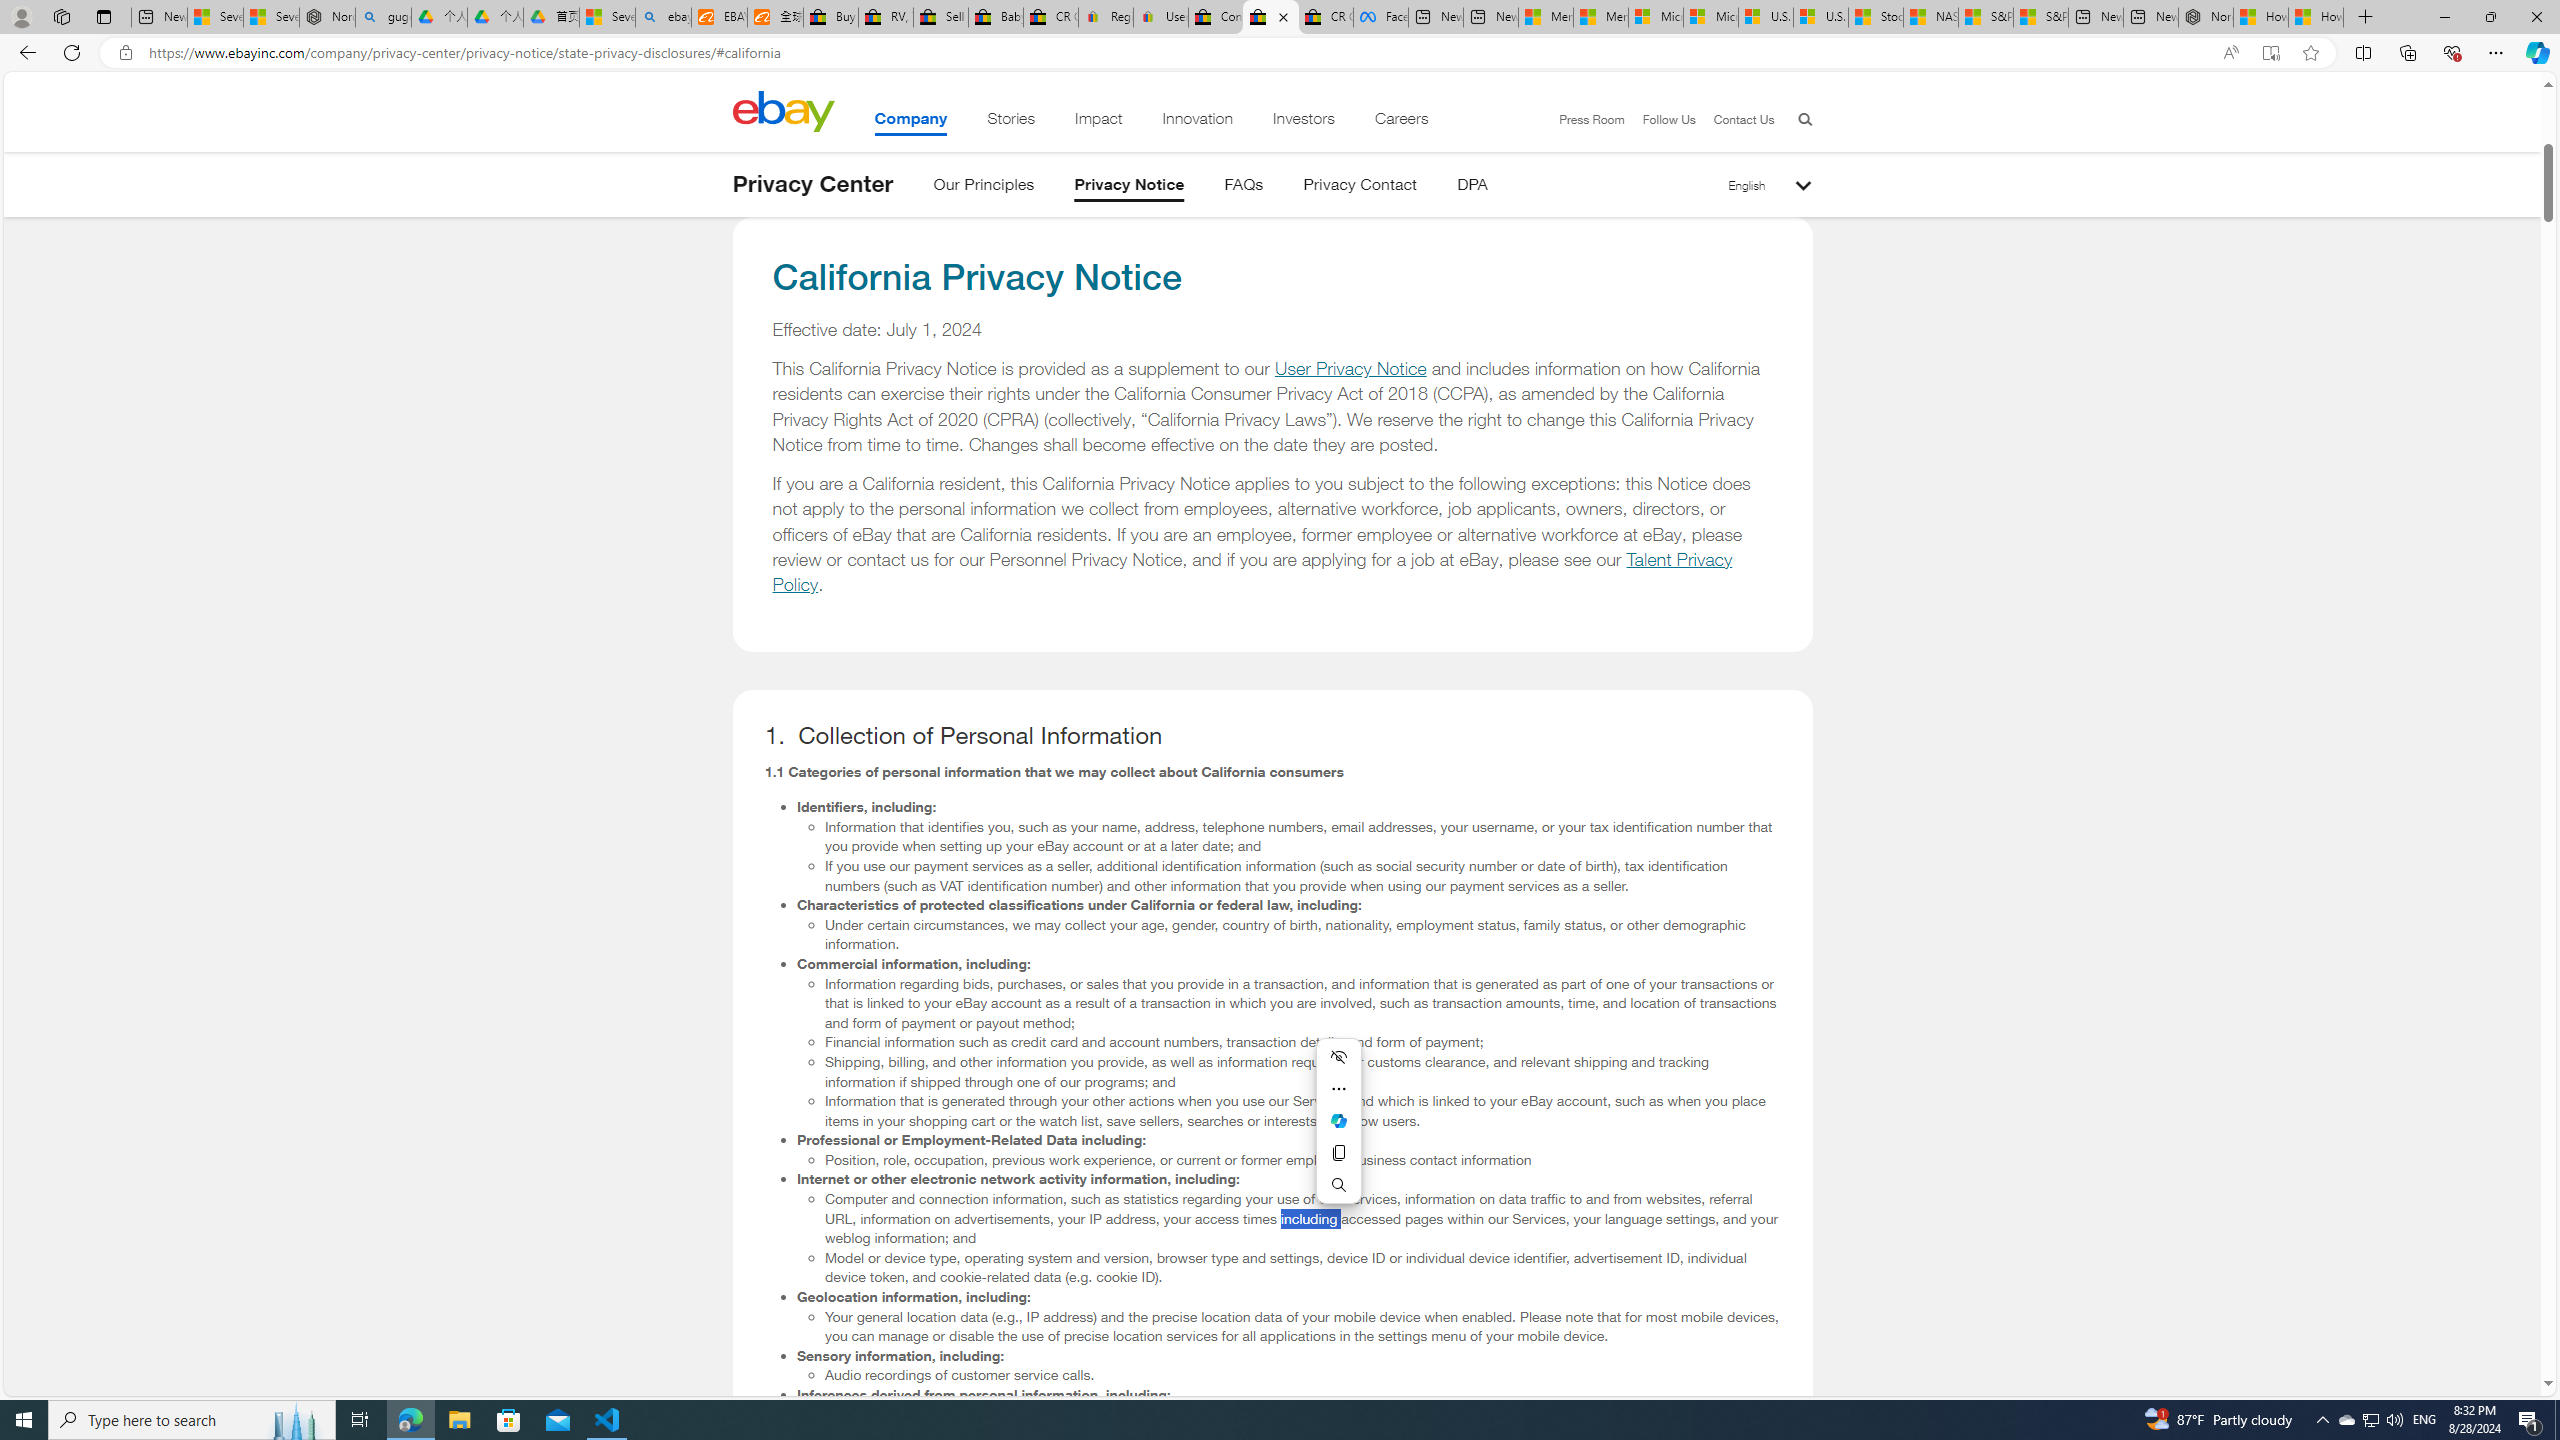  I want to click on 'How to Use a Monitor With Your Closed Laptop', so click(2315, 16).